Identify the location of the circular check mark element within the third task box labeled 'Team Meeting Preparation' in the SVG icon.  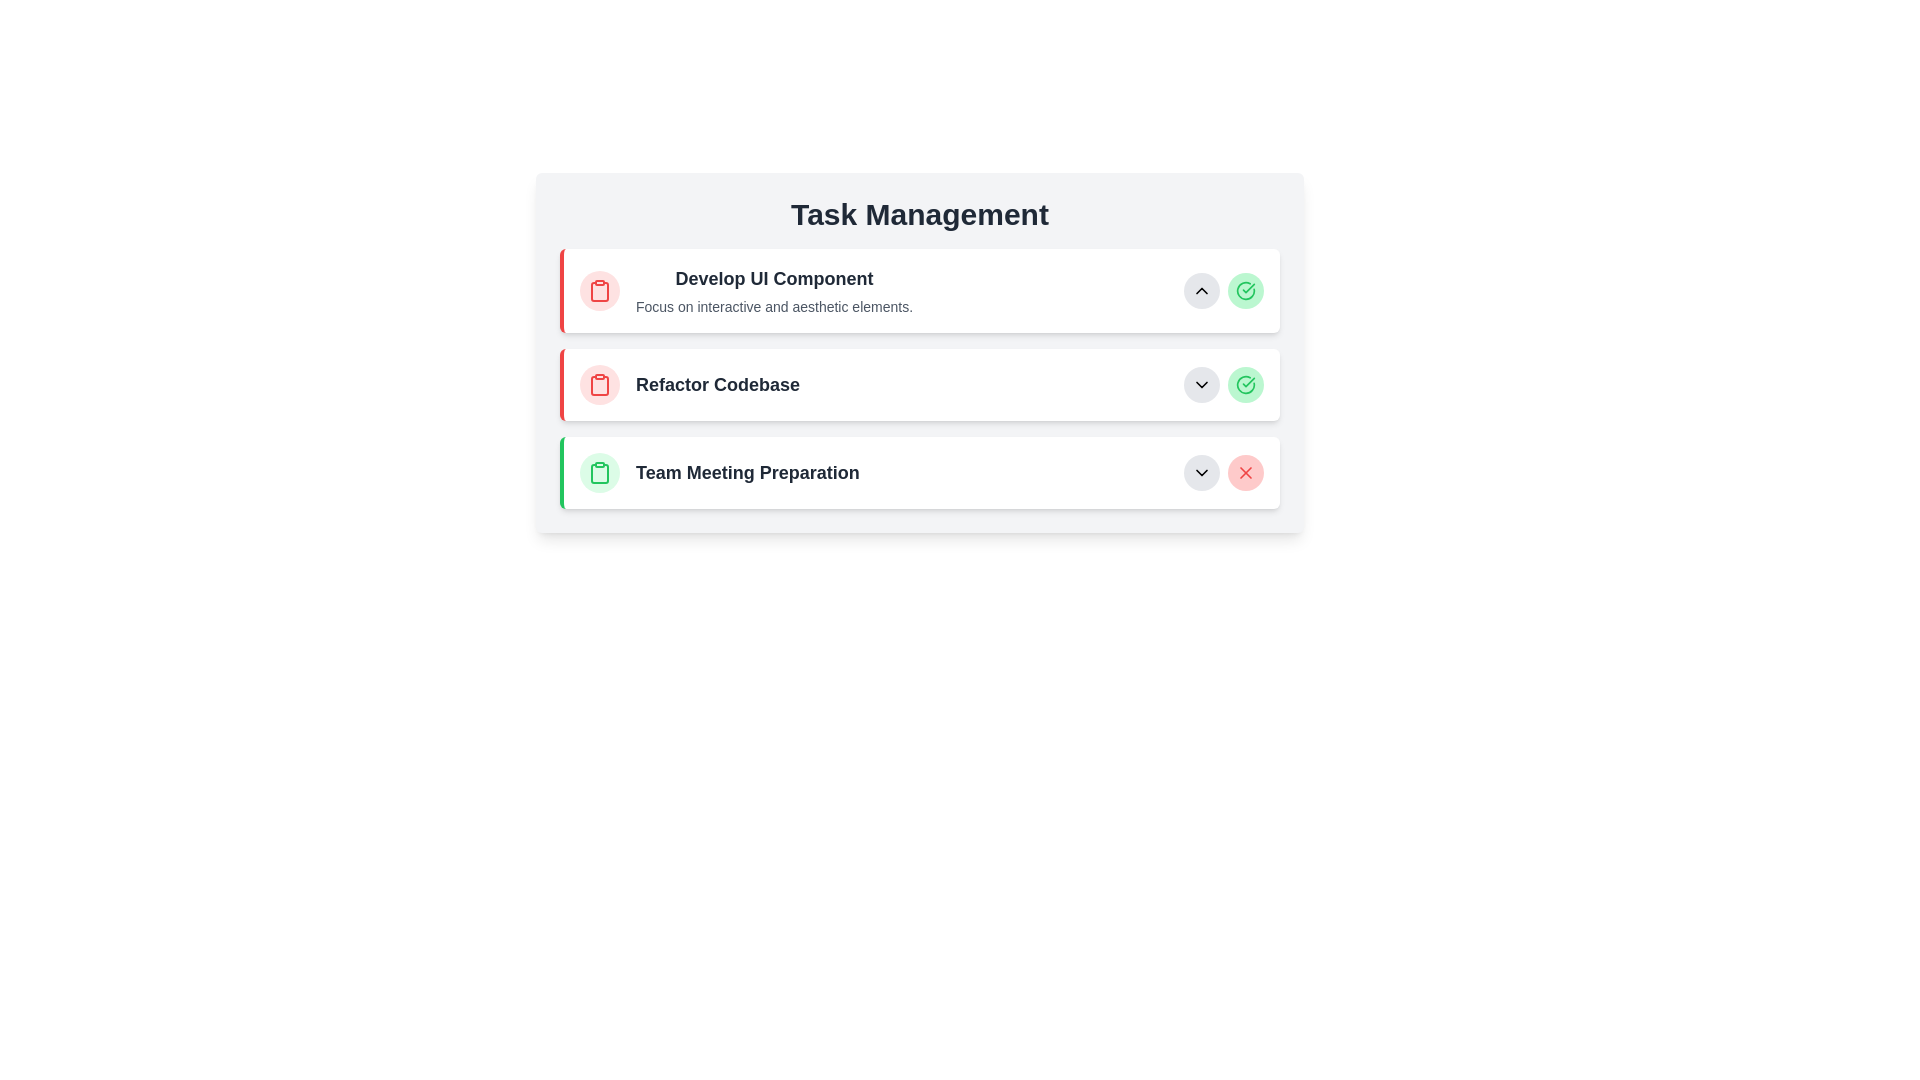
(1245, 385).